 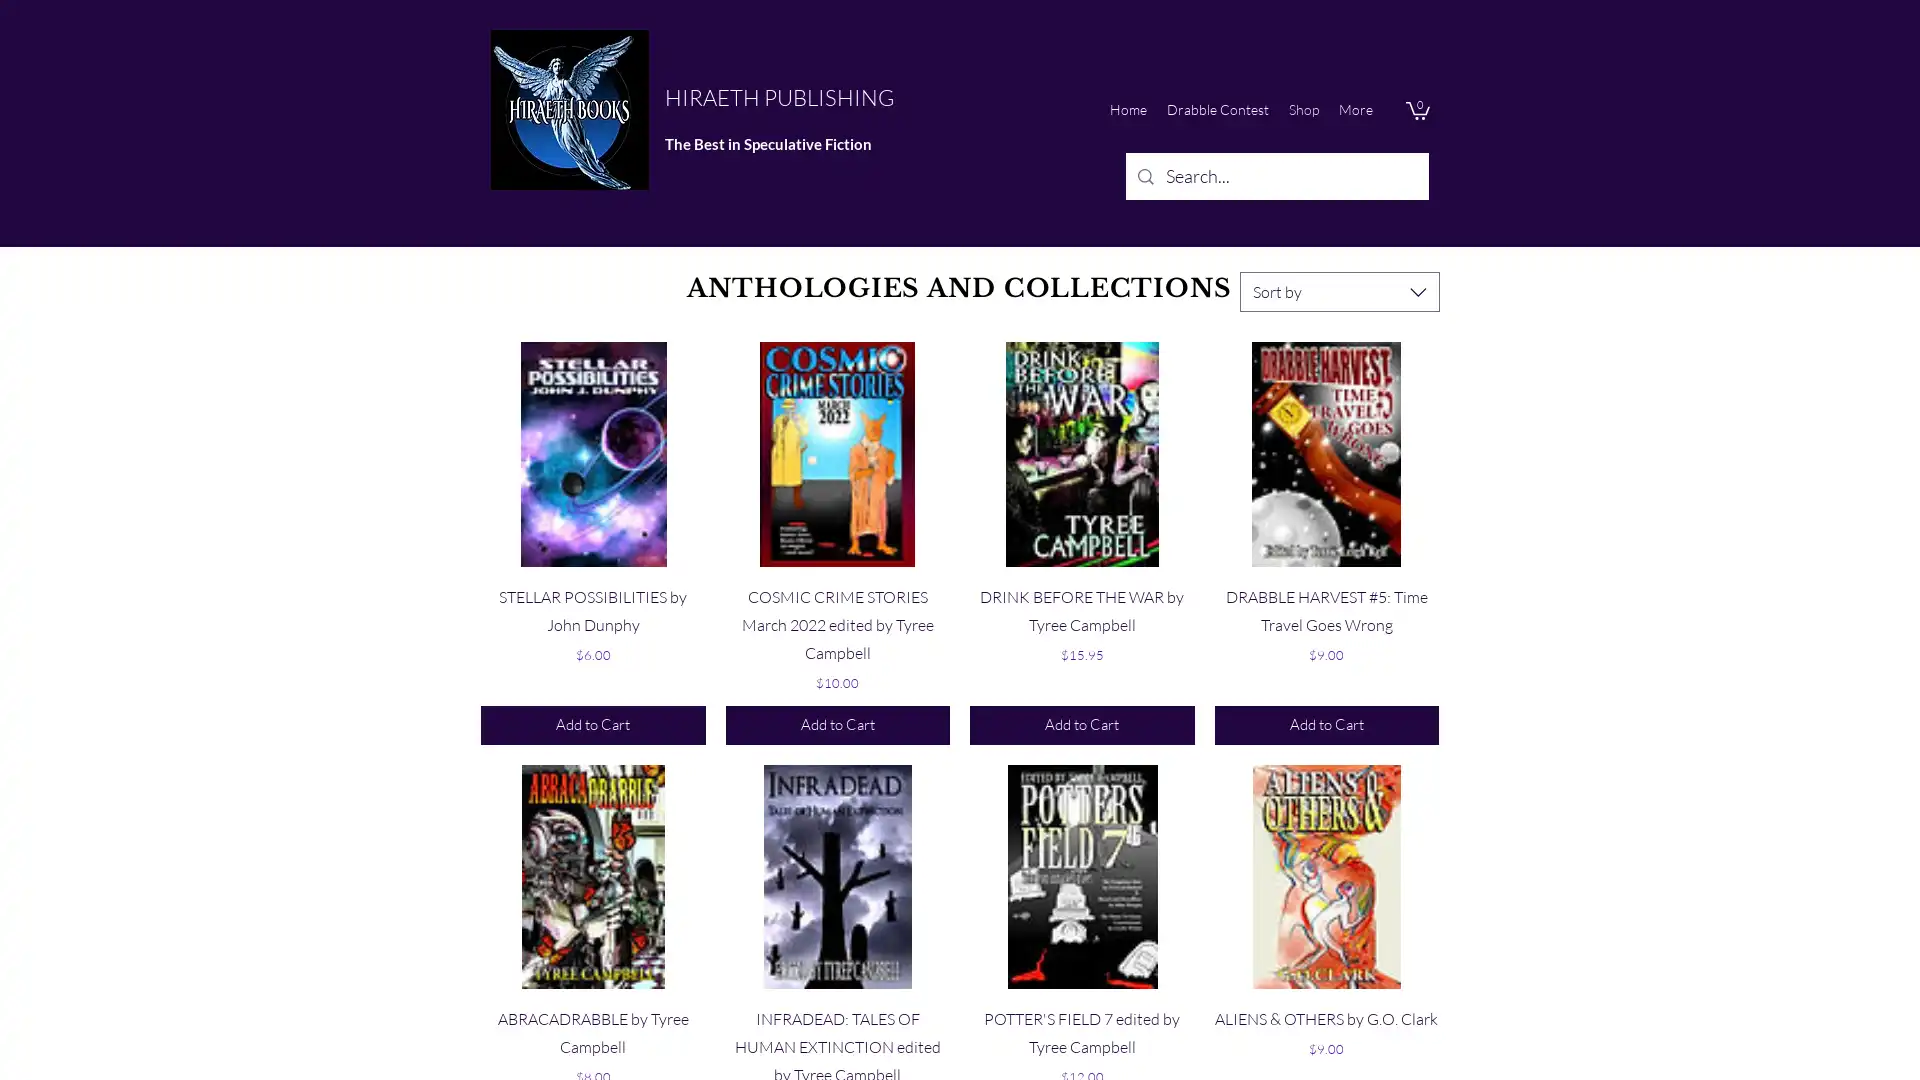 I want to click on Quick View, so click(x=1326, y=589).